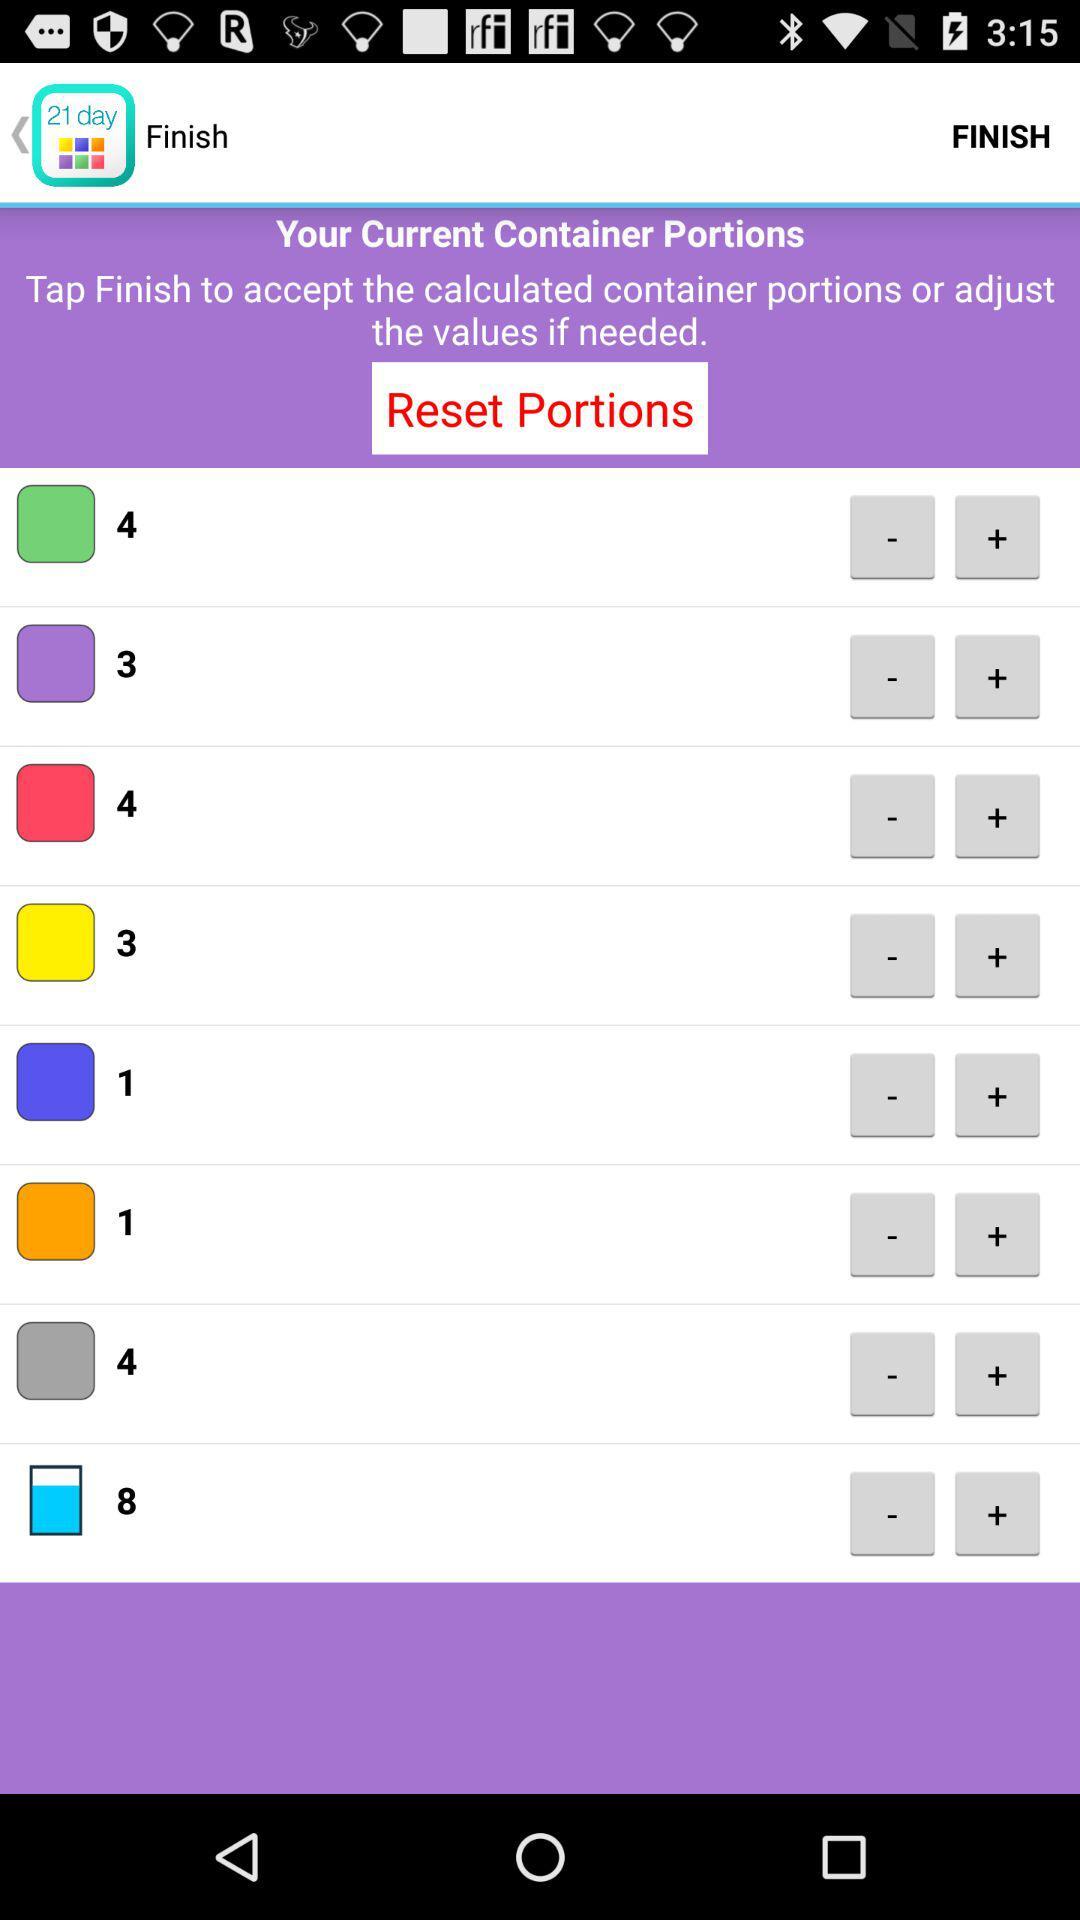 The width and height of the screenshot is (1080, 1920). What do you see at coordinates (891, 1513) in the screenshot?
I see `item below the -` at bounding box center [891, 1513].